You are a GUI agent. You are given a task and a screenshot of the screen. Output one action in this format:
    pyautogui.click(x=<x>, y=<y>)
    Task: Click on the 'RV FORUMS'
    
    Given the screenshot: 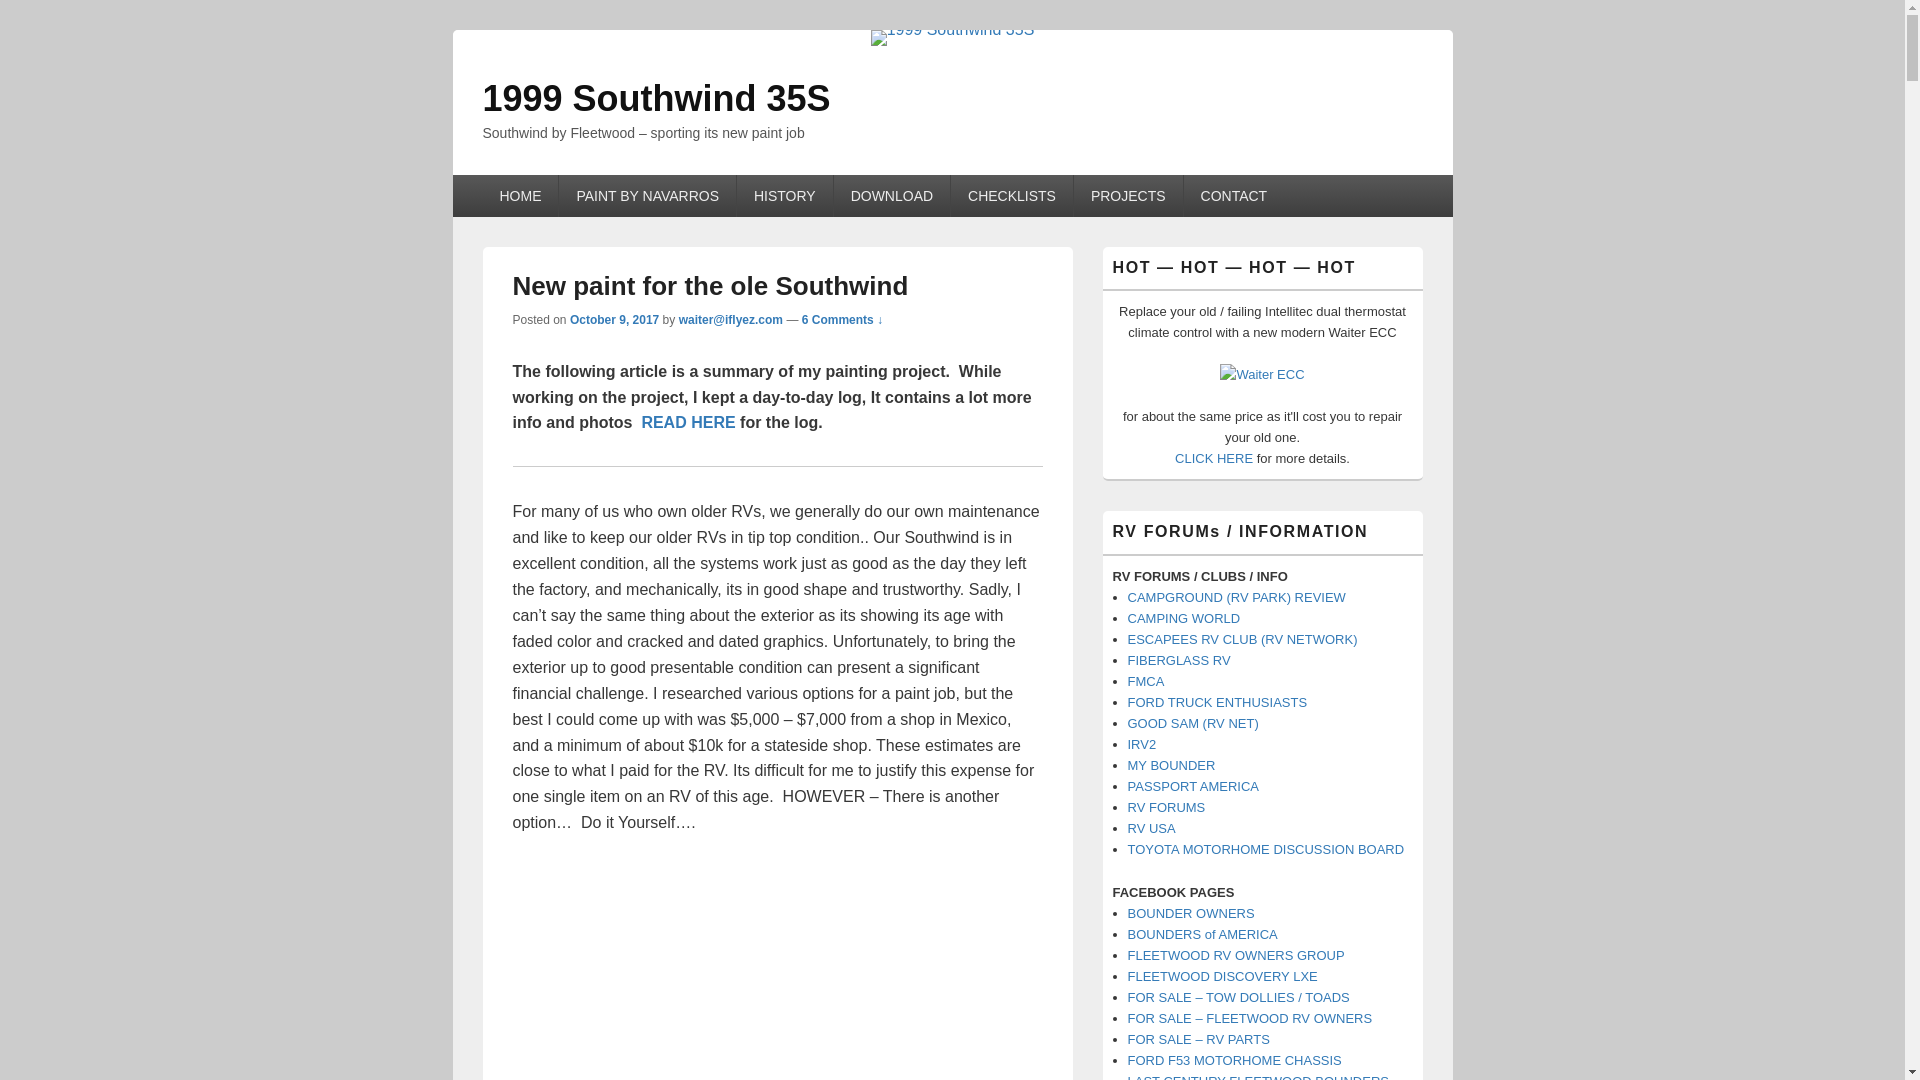 What is the action you would take?
    pyautogui.click(x=1166, y=806)
    